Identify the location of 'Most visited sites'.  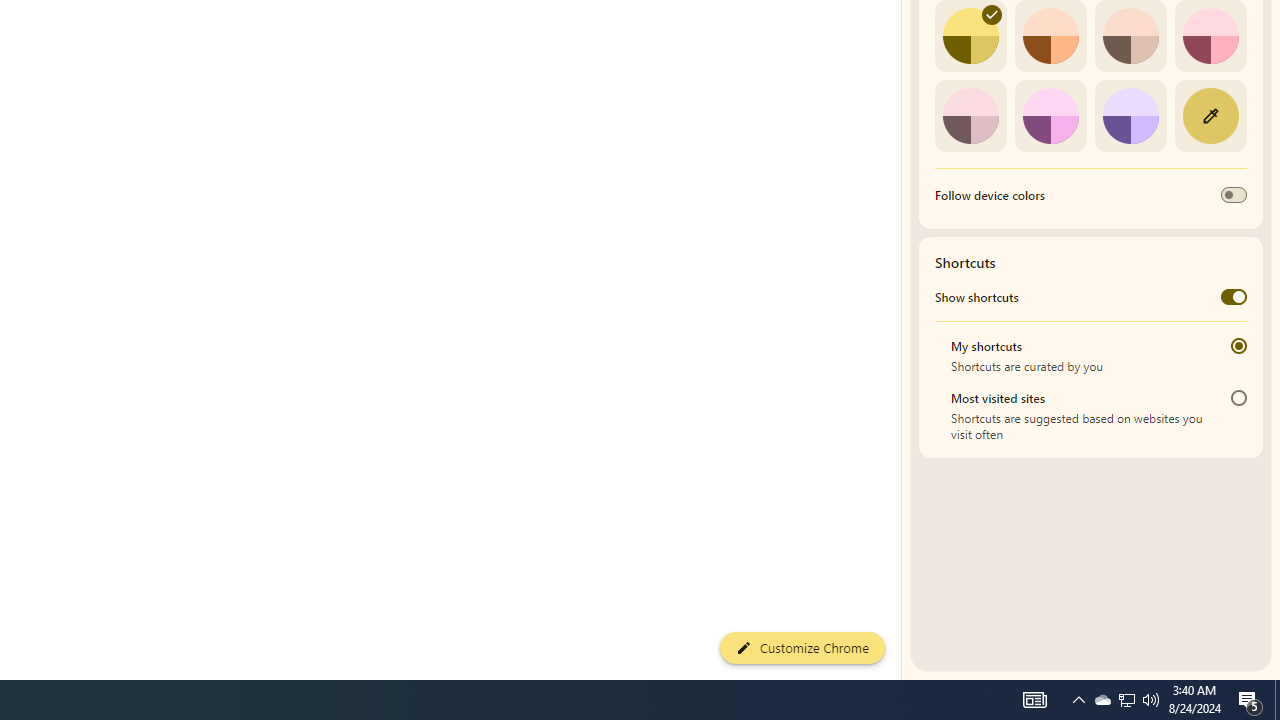
(1238, 398).